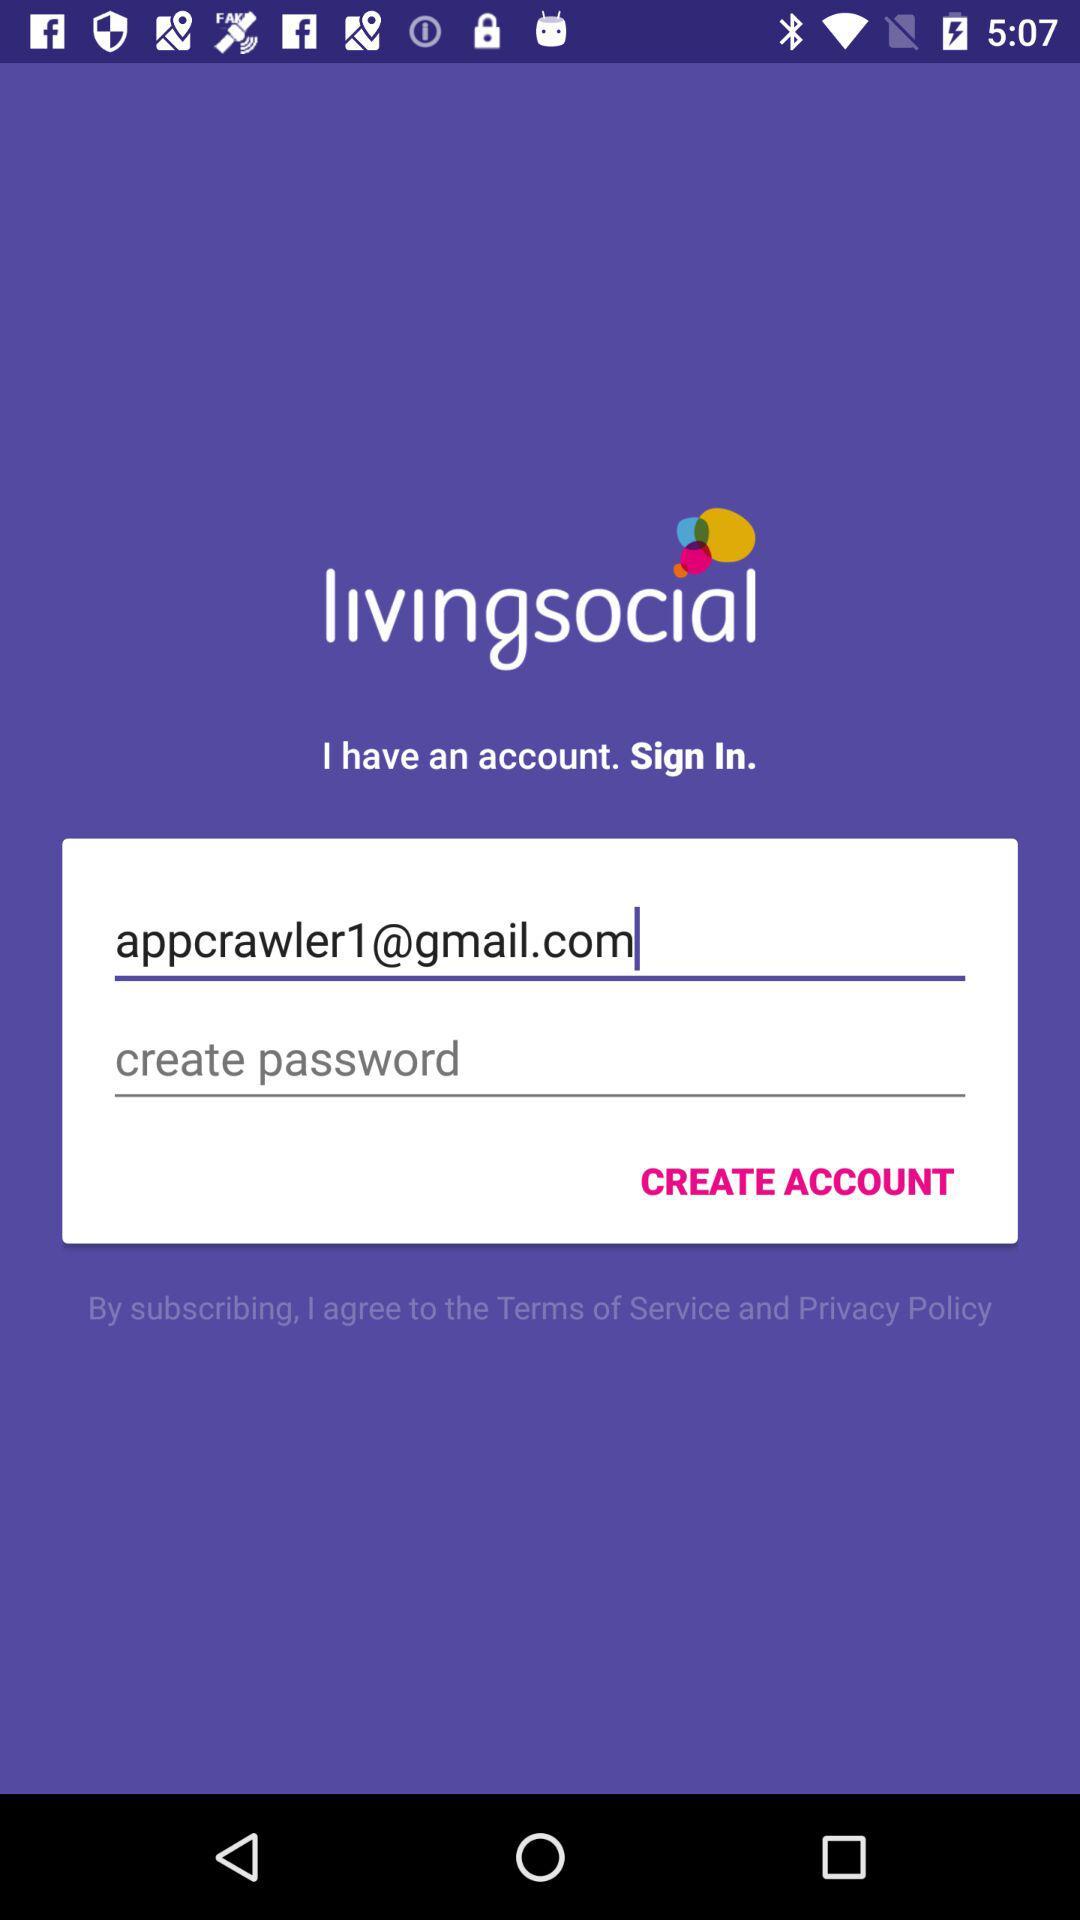  Describe the element at coordinates (540, 1057) in the screenshot. I see `password` at that location.